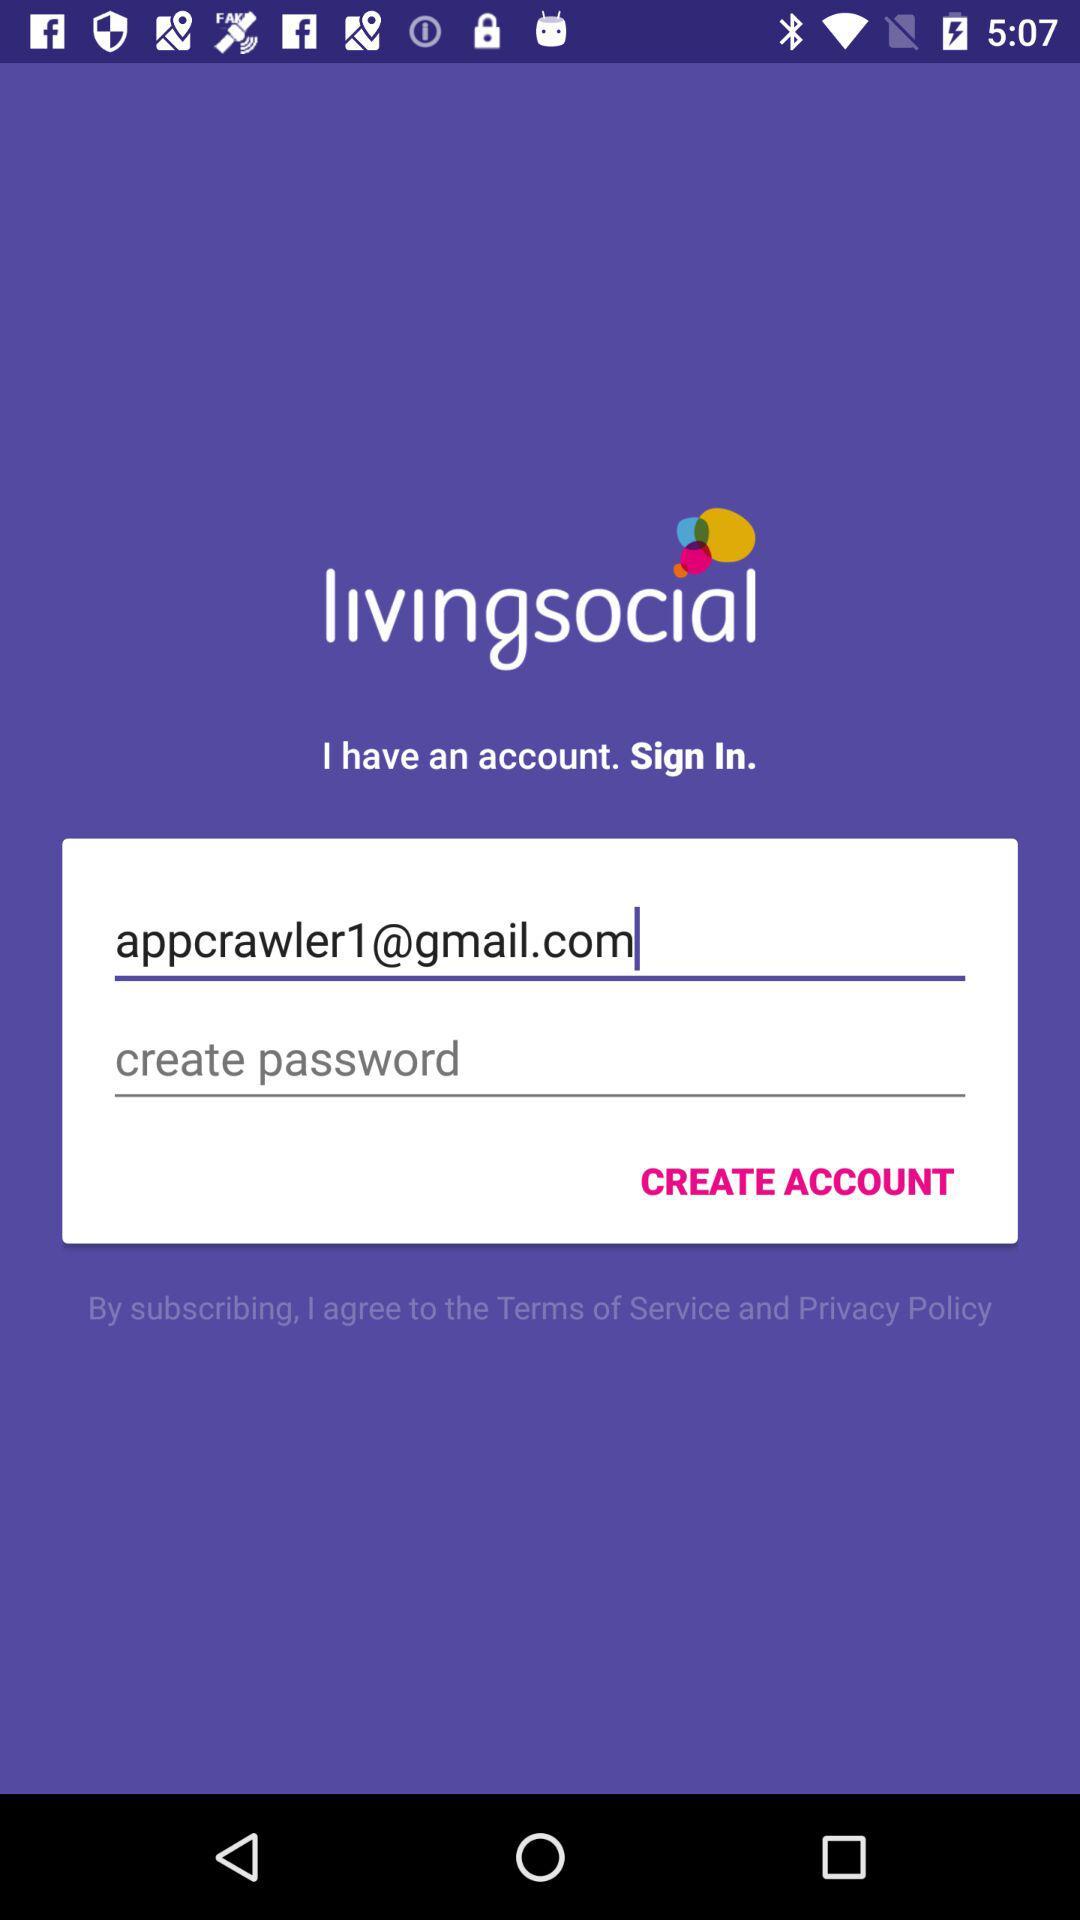  Describe the element at coordinates (540, 1057) in the screenshot. I see `password` at that location.